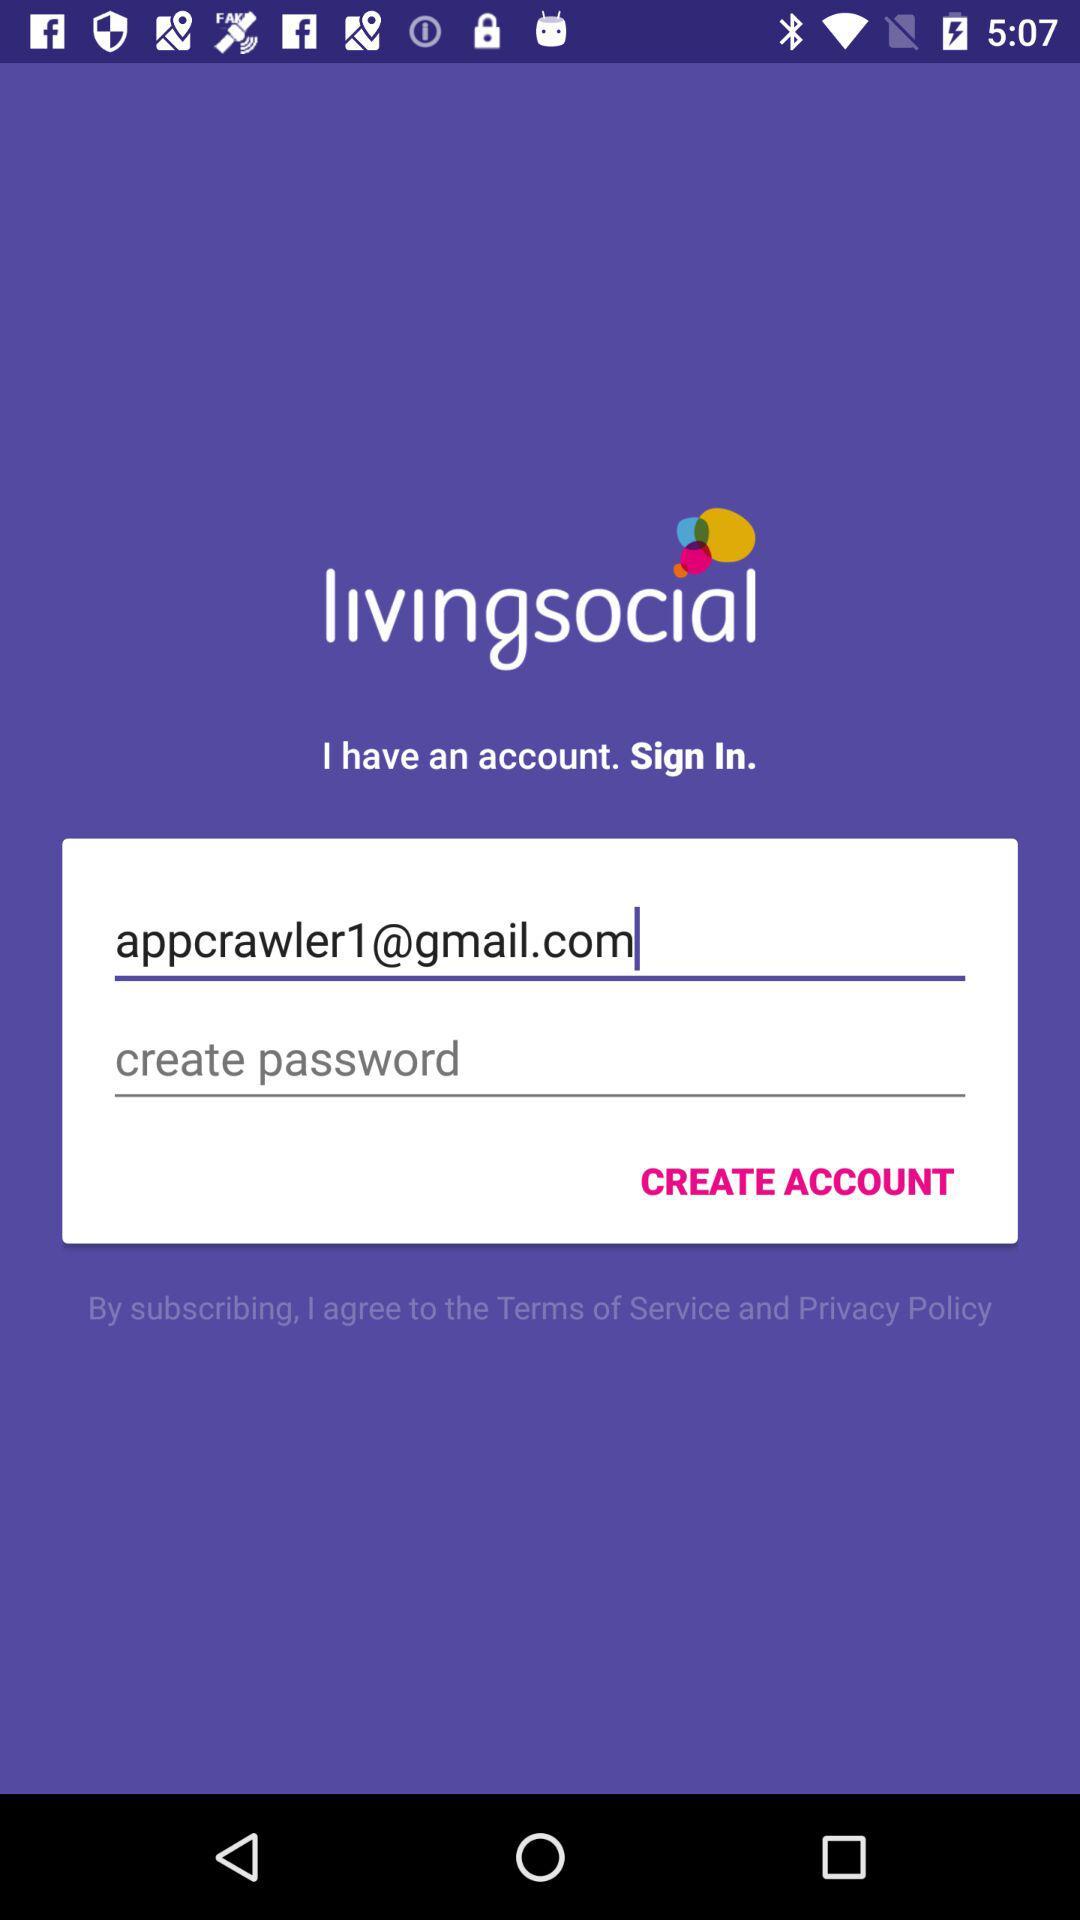  Describe the element at coordinates (540, 1057) in the screenshot. I see `password` at that location.